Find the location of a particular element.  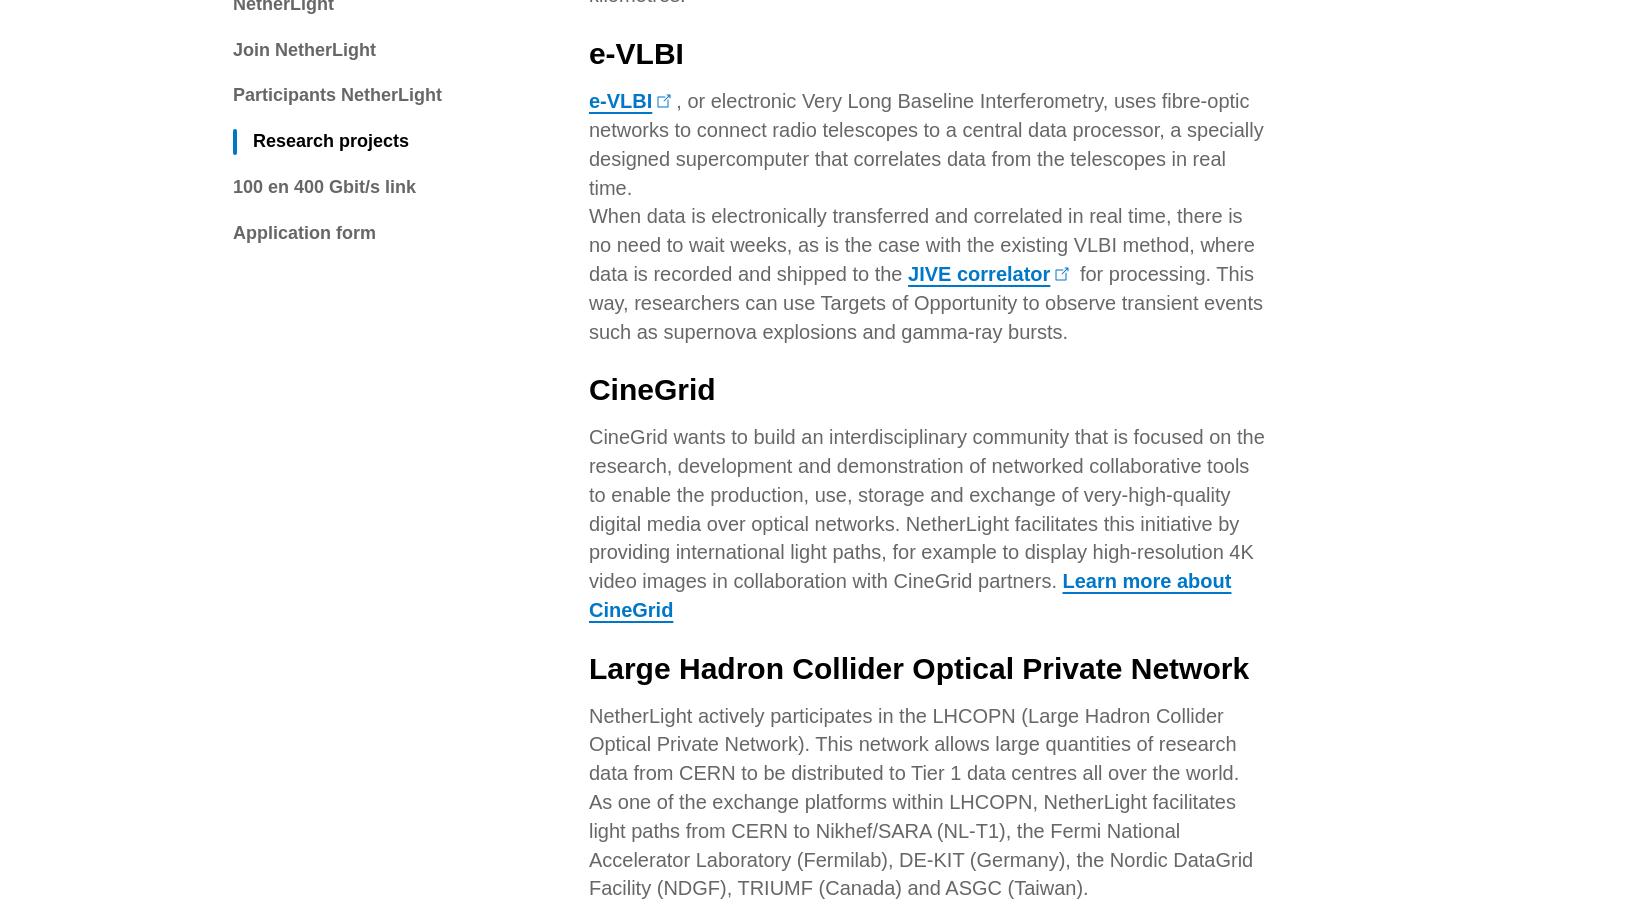

'alexander.vandenhil@surf.nl' is located at coordinates (1011, 374).